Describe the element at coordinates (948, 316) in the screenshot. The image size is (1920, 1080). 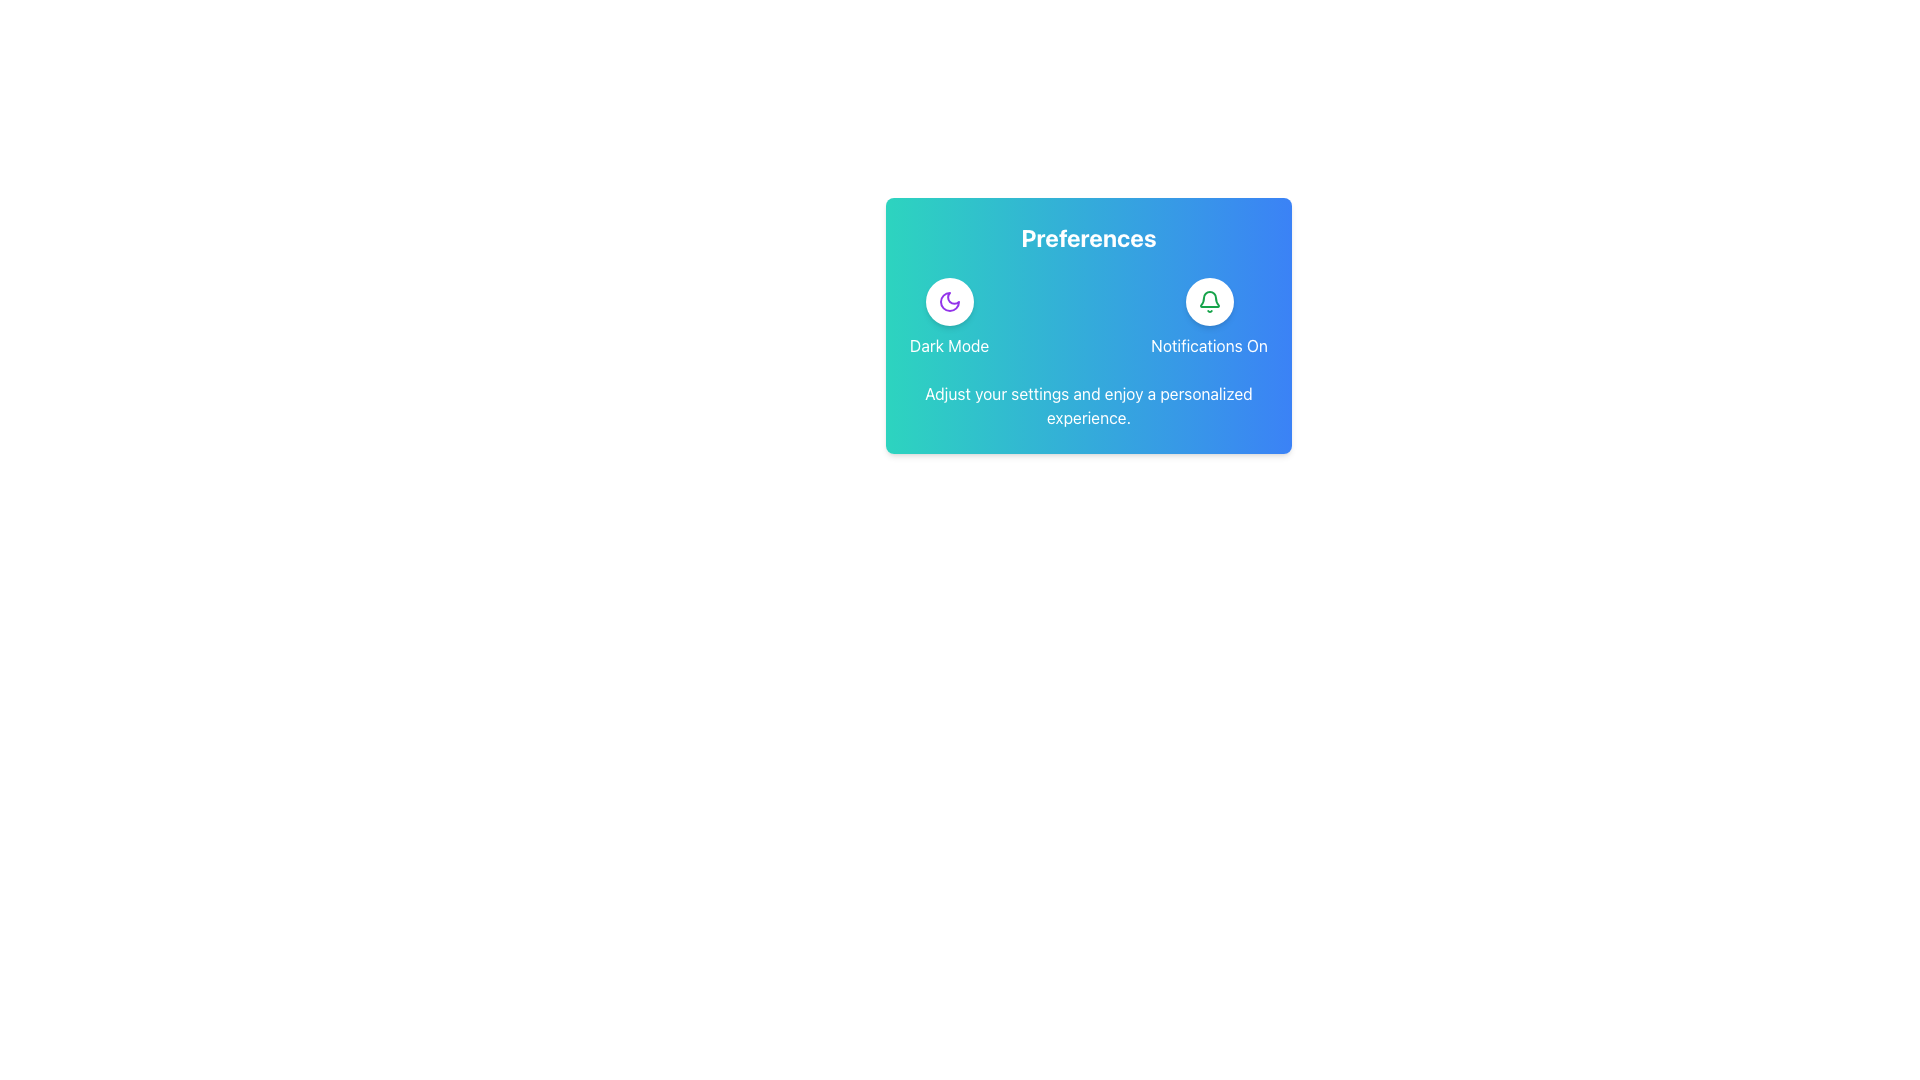
I see `the toggle button for activating or deactivating the dark mode feature located in the Preferences section, to the left of the Notifications On button` at that location.